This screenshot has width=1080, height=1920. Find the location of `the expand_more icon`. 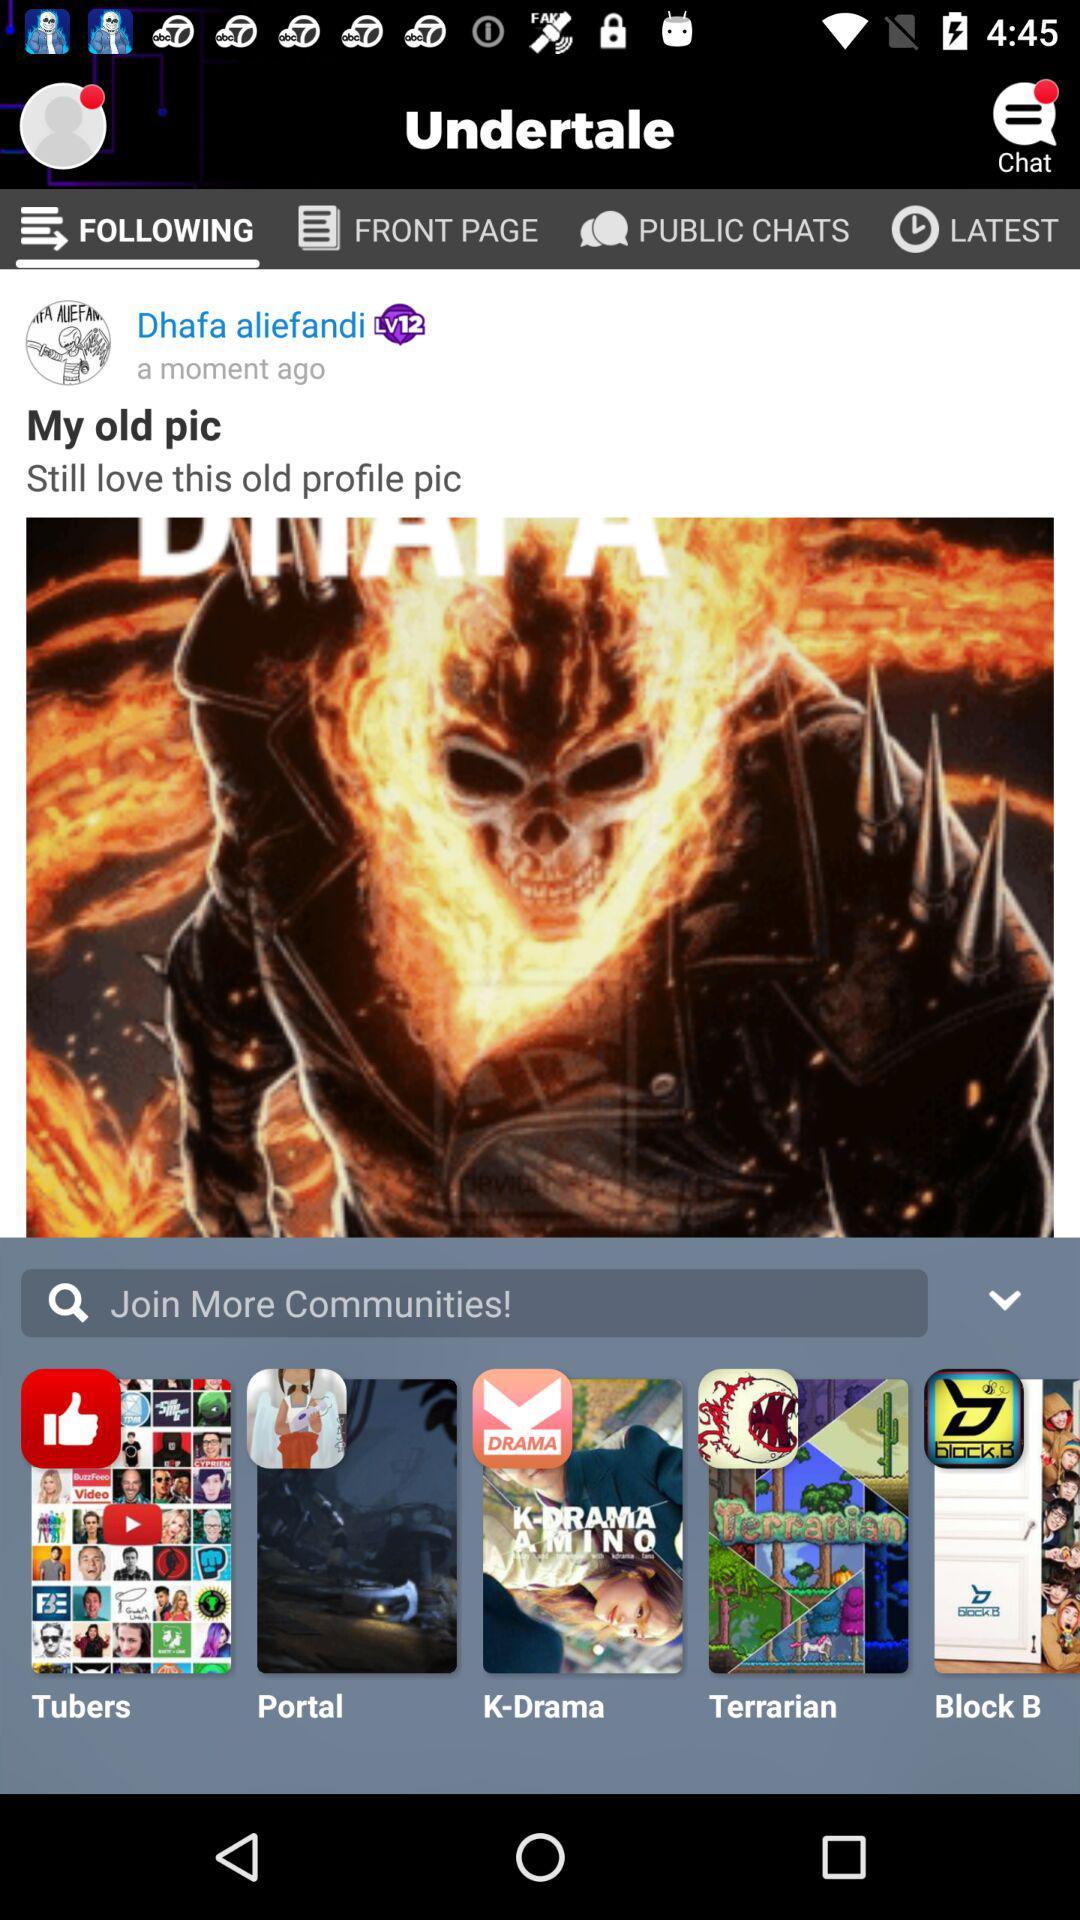

the expand_more icon is located at coordinates (1003, 1297).